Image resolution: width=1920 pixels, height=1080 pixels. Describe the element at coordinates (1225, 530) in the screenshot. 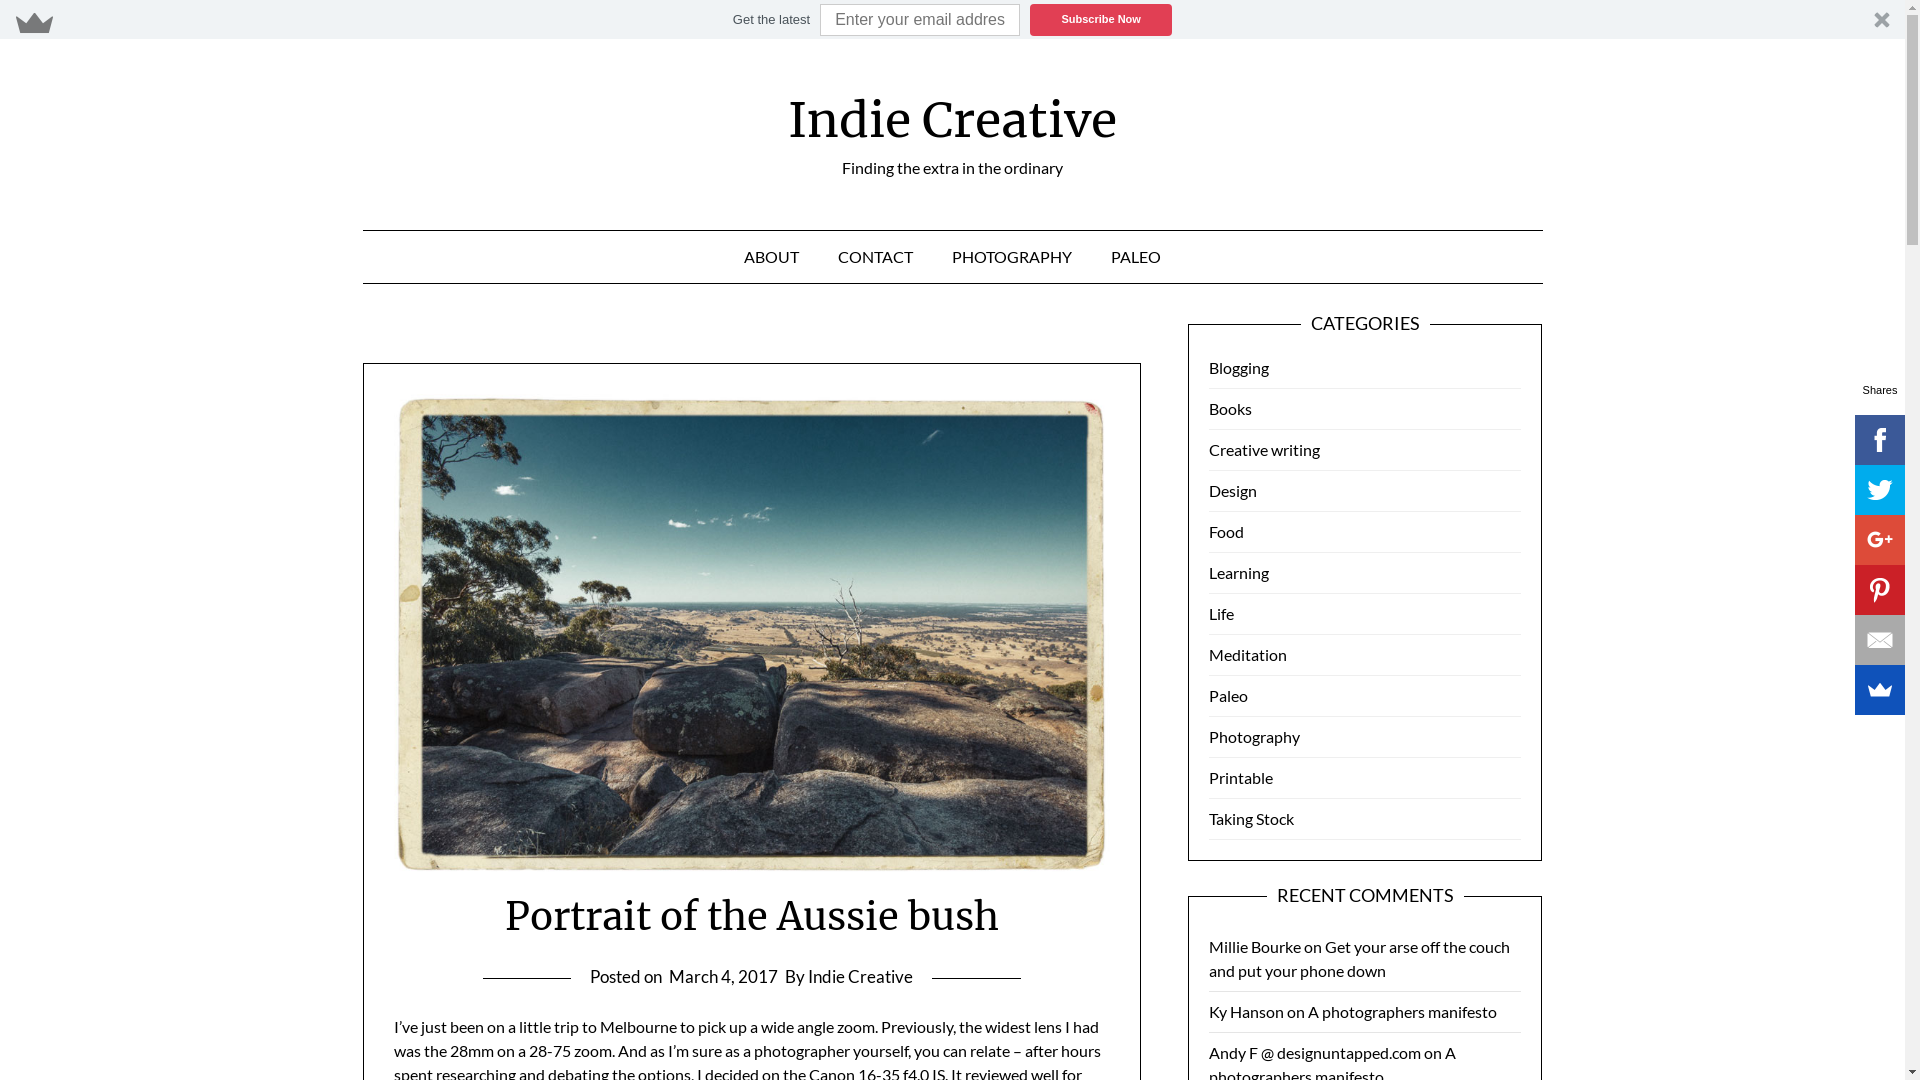

I see `'Food'` at that location.